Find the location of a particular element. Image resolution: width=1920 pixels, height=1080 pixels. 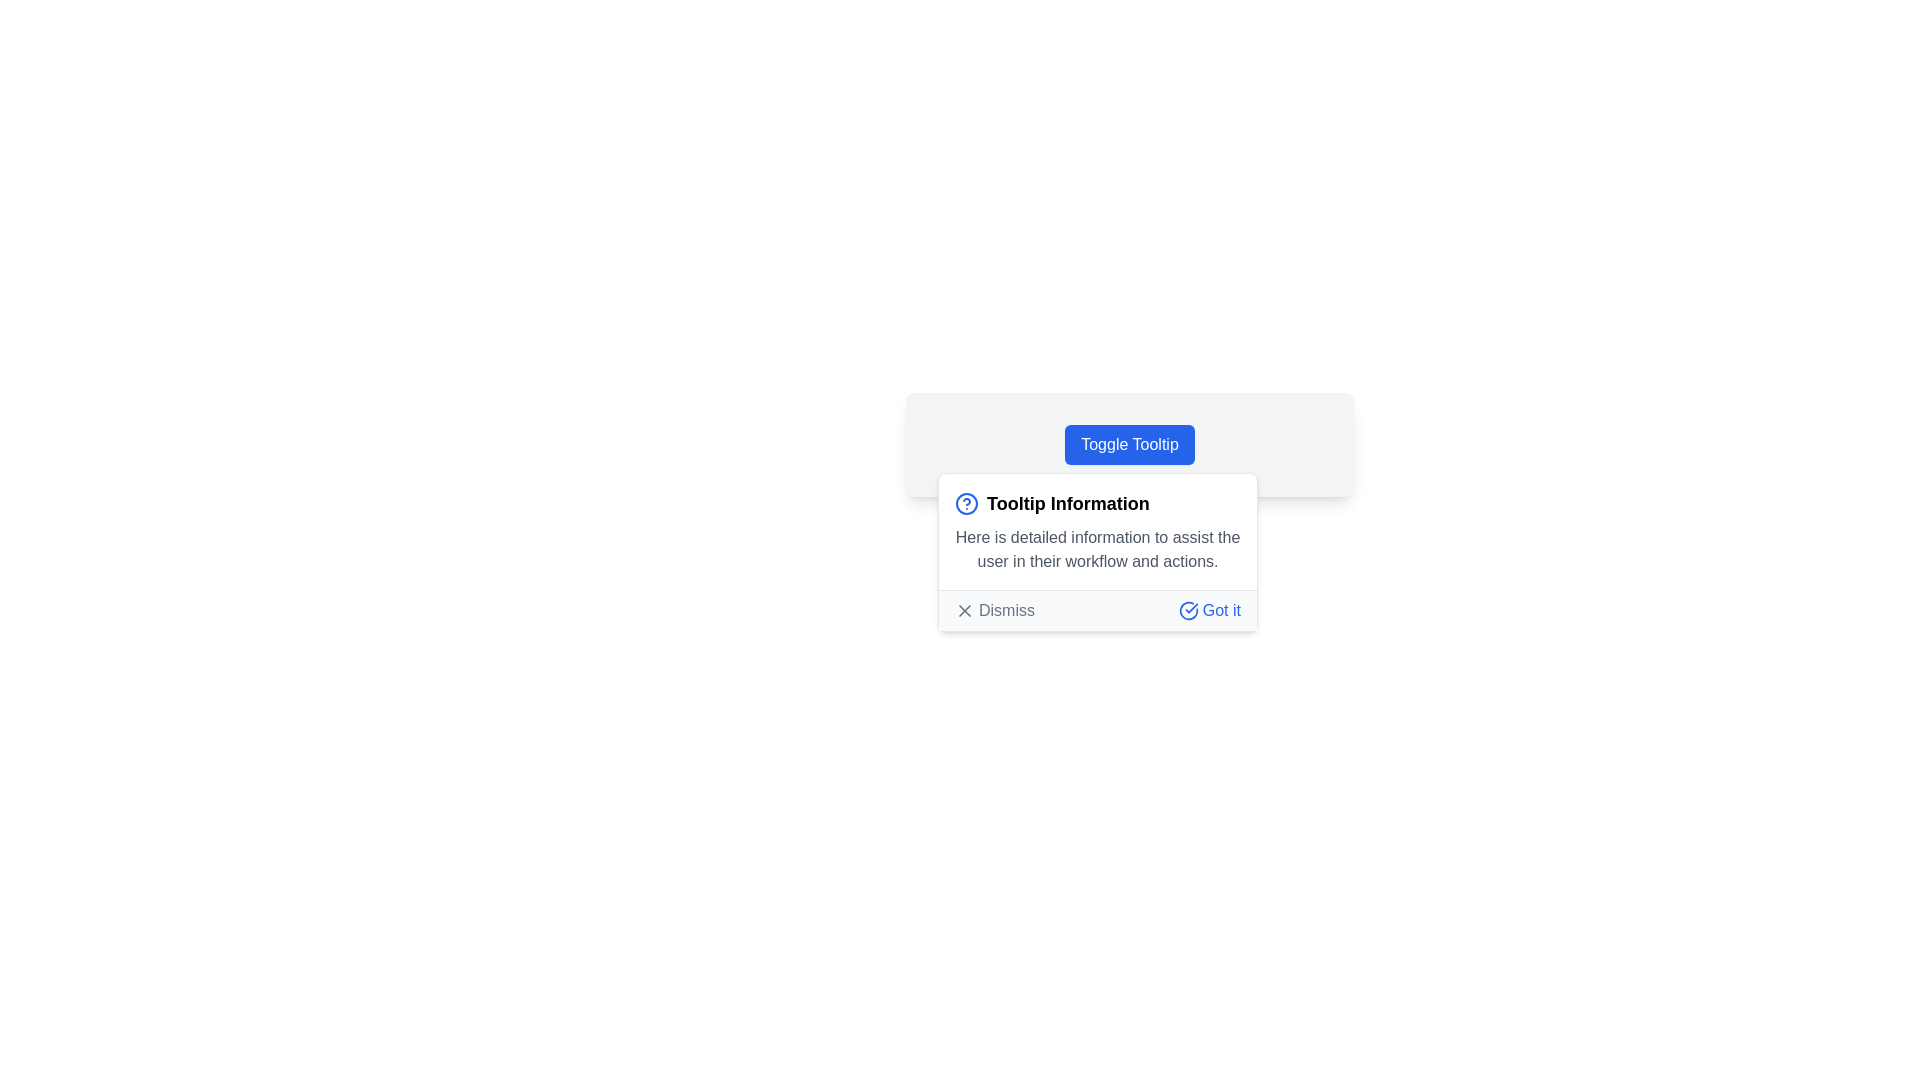

the circular blue outlined icon with a question mark symbol, located next to the 'Tooltip Information' heading in the tooltip box is located at coordinates (966, 503).